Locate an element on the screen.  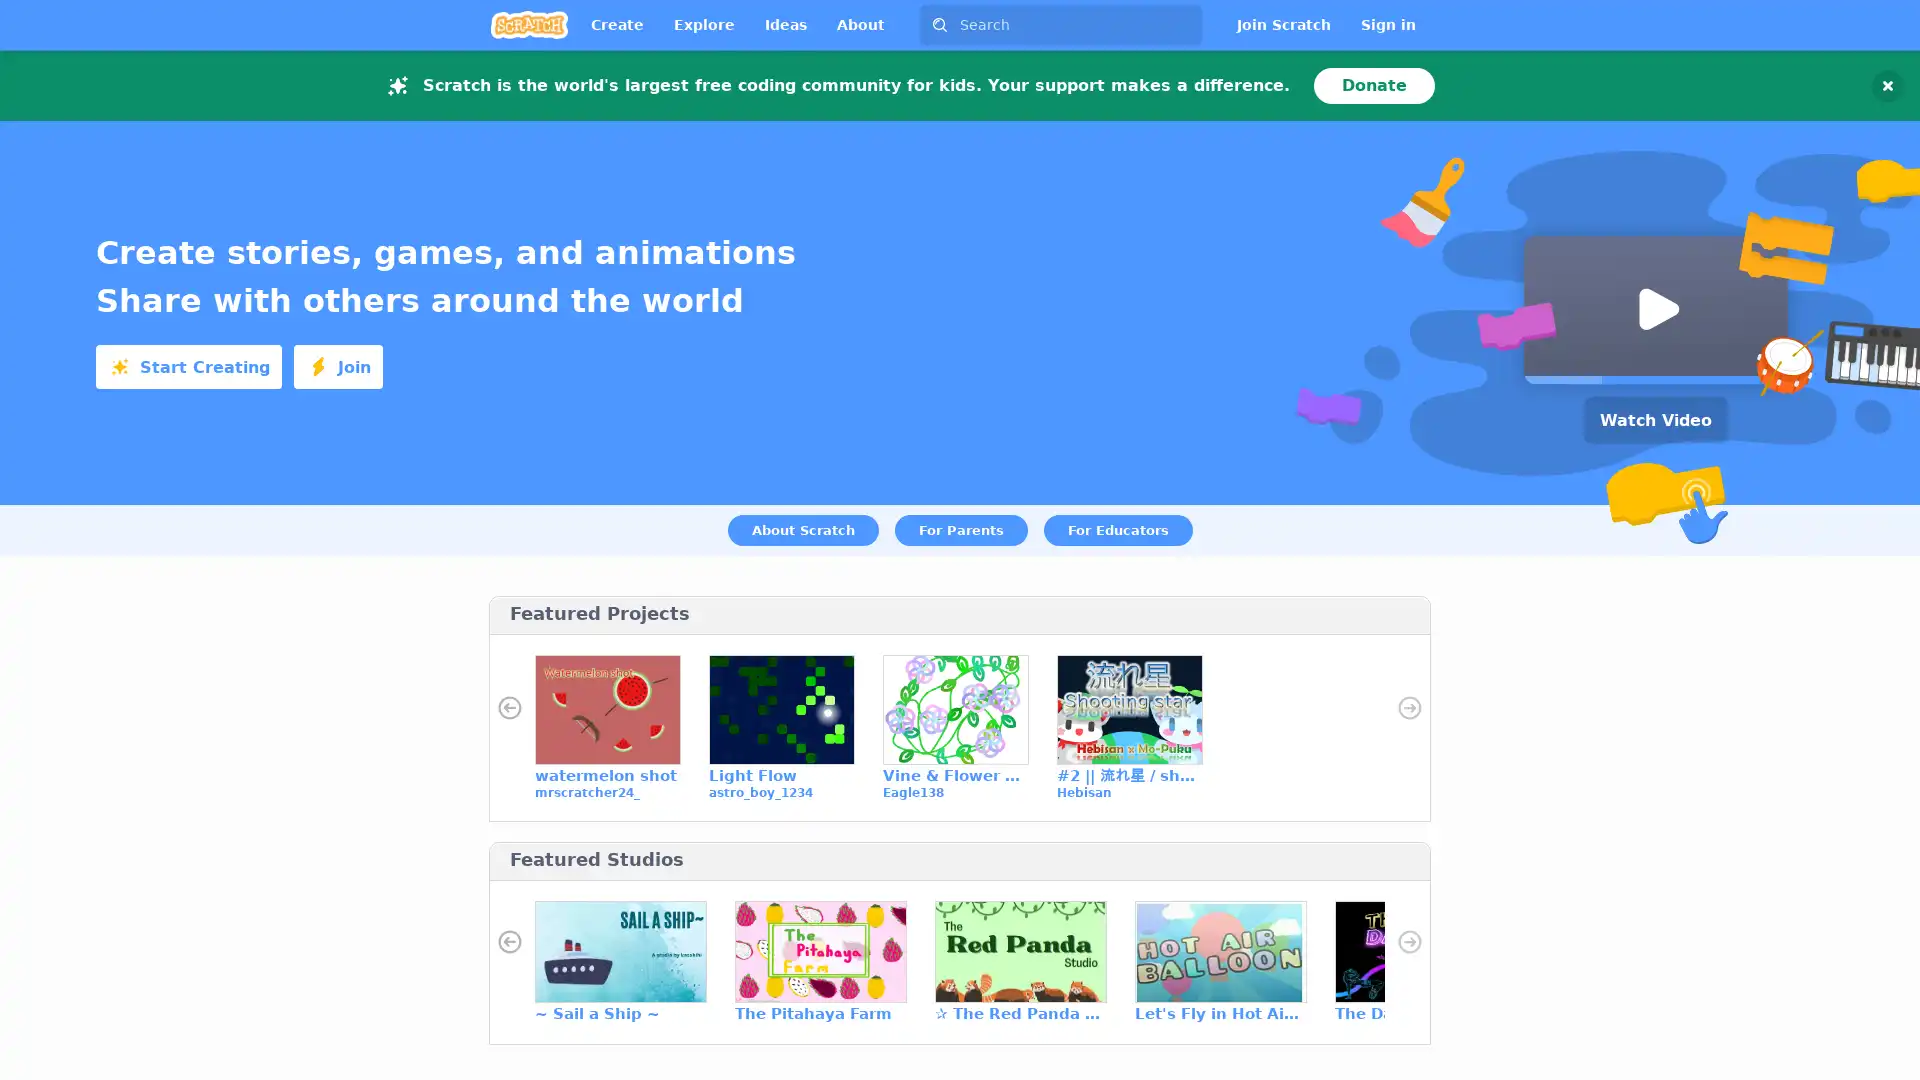
Previous is located at coordinates (509, 707).